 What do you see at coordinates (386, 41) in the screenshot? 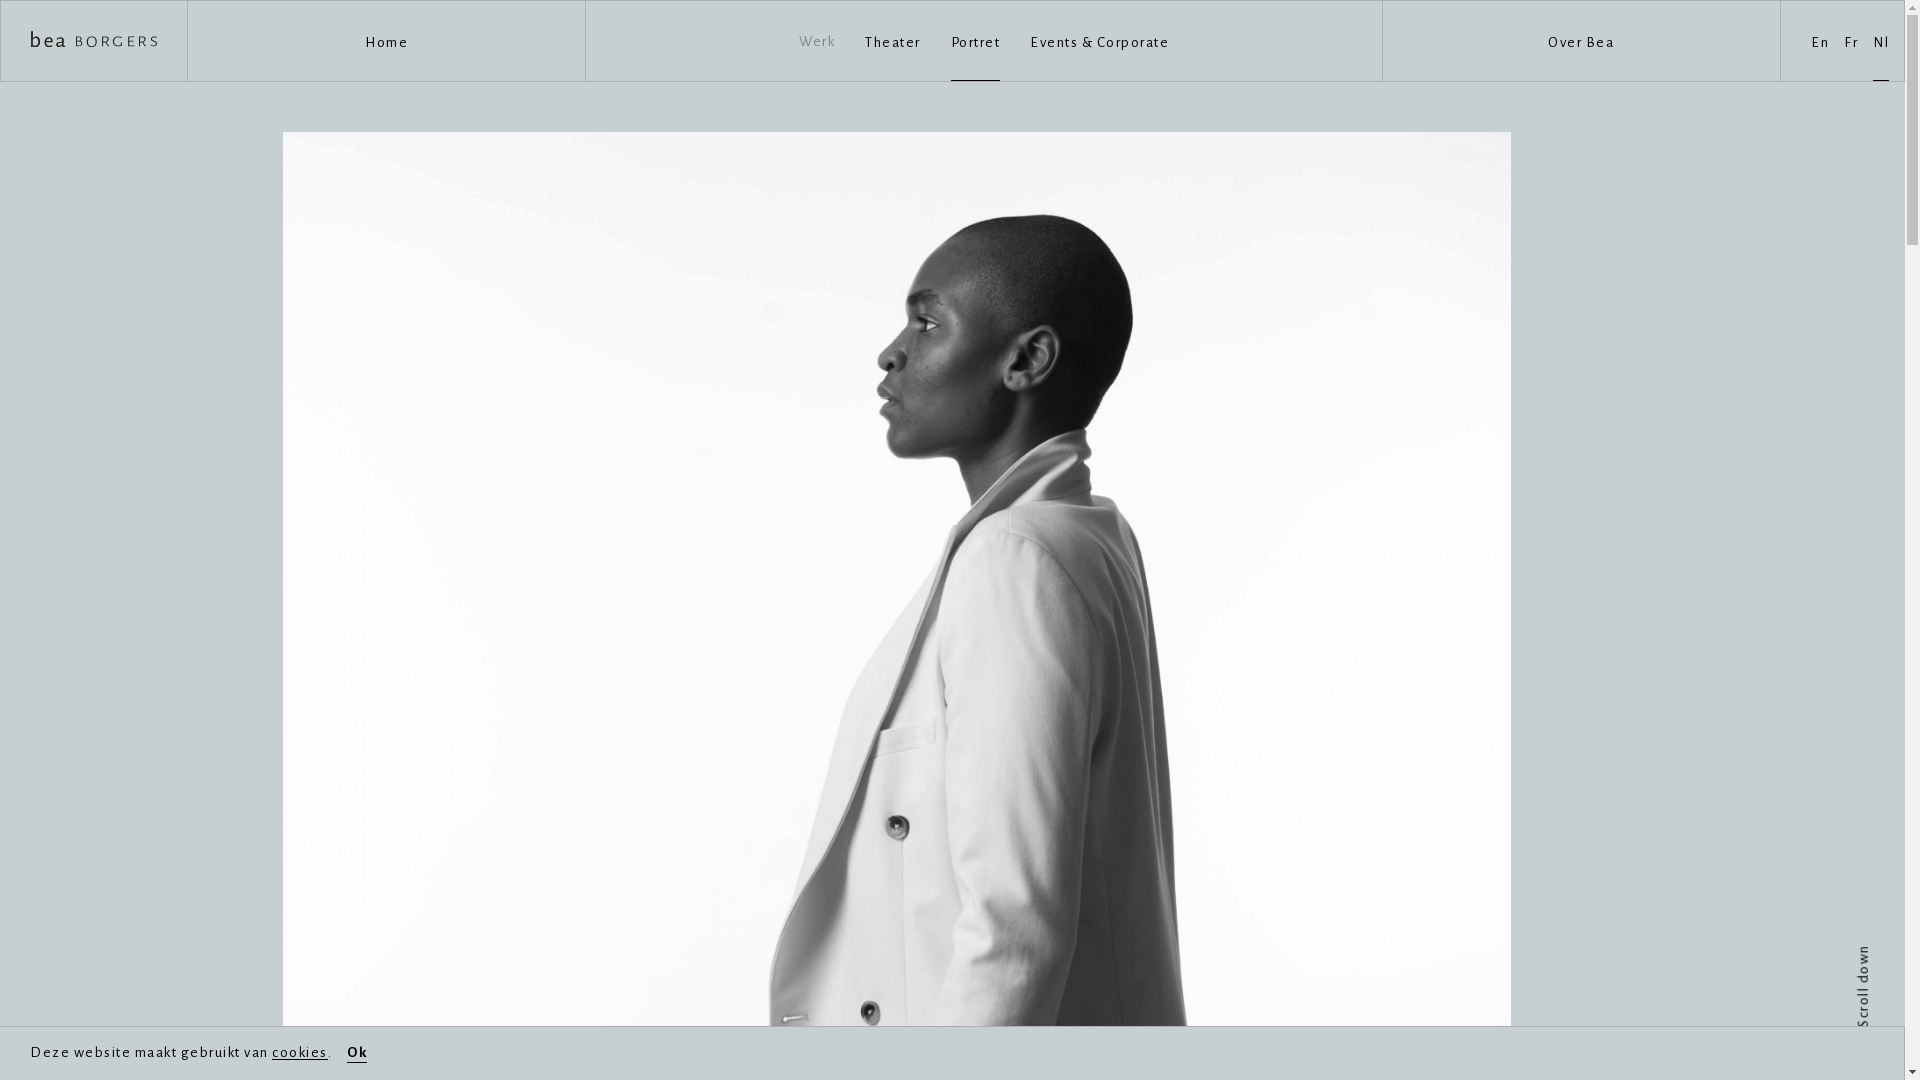
I see `'Home'` at bounding box center [386, 41].